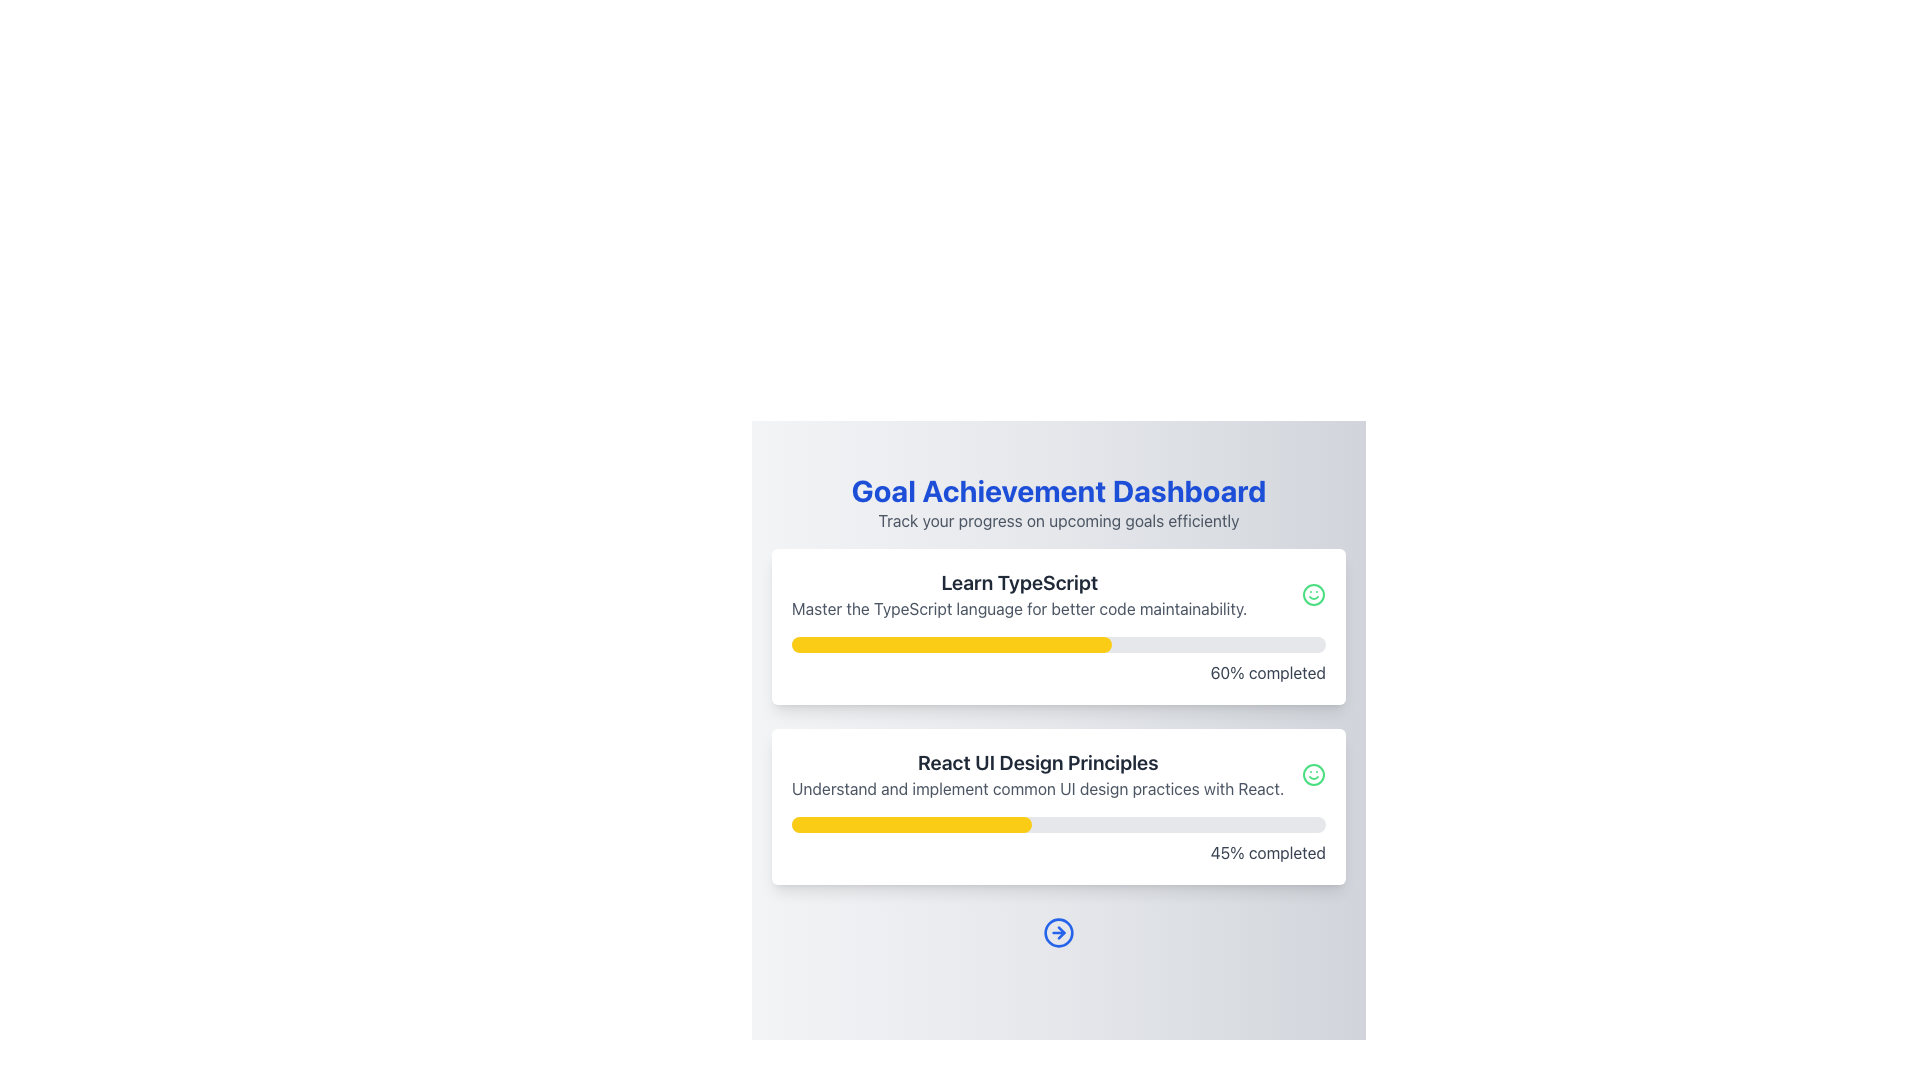  What do you see at coordinates (1058, 626) in the screenshot?
I see `progress information displayed on the Information Card located in the first row, showing 60% completion and details about the learning track` at bounding box center [1058, 626].